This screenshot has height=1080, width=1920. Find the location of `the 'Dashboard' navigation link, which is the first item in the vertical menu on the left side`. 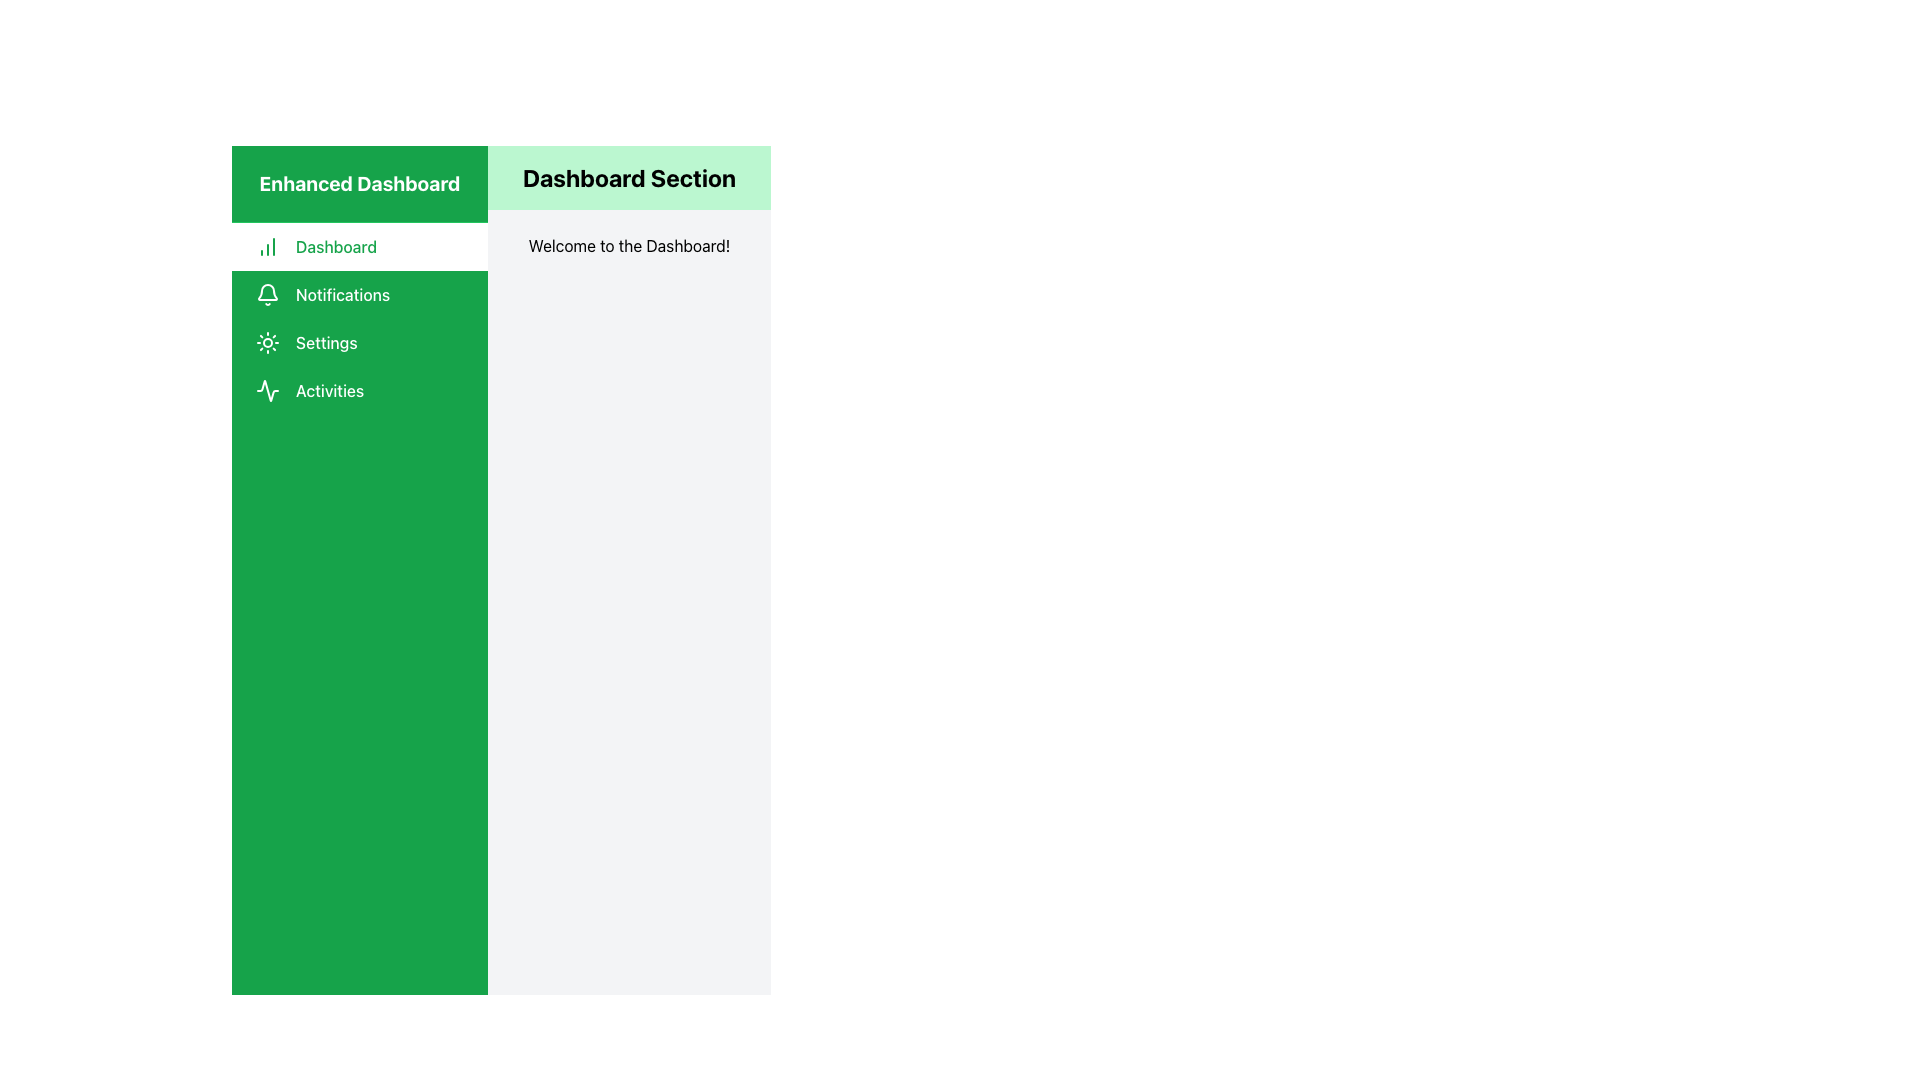

the 'Dashboard' navigation link, which is the first item in the vertical menu on the left side is located at coordinates (360, 245).